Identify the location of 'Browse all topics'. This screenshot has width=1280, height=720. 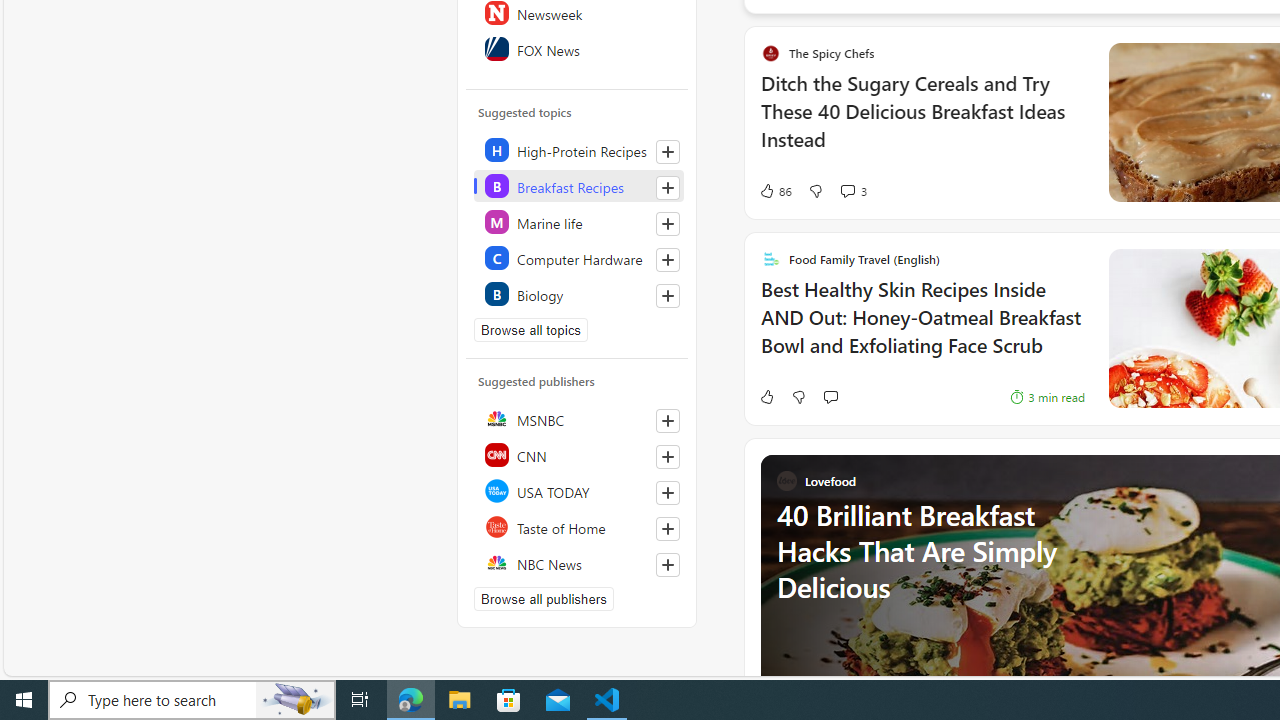
(531, 329).